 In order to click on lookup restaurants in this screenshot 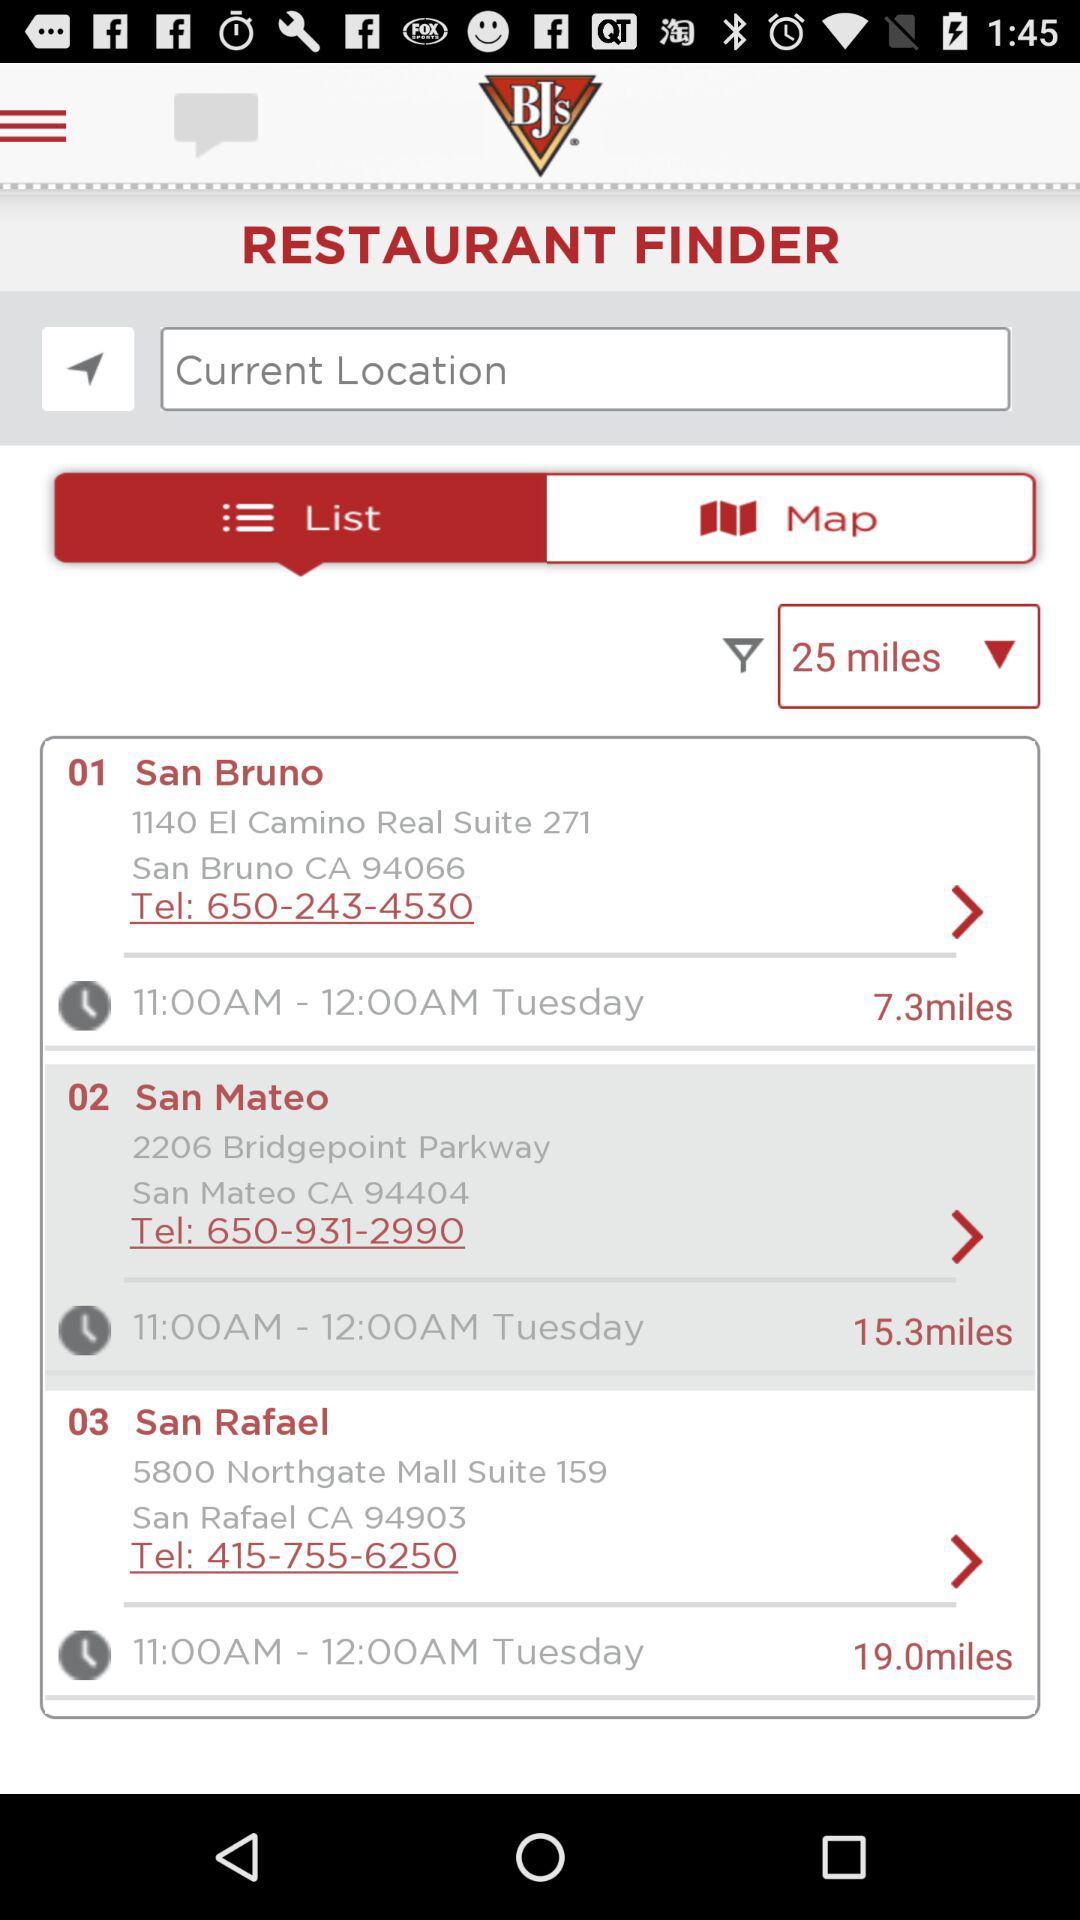, I will do `click(585, 369)`.